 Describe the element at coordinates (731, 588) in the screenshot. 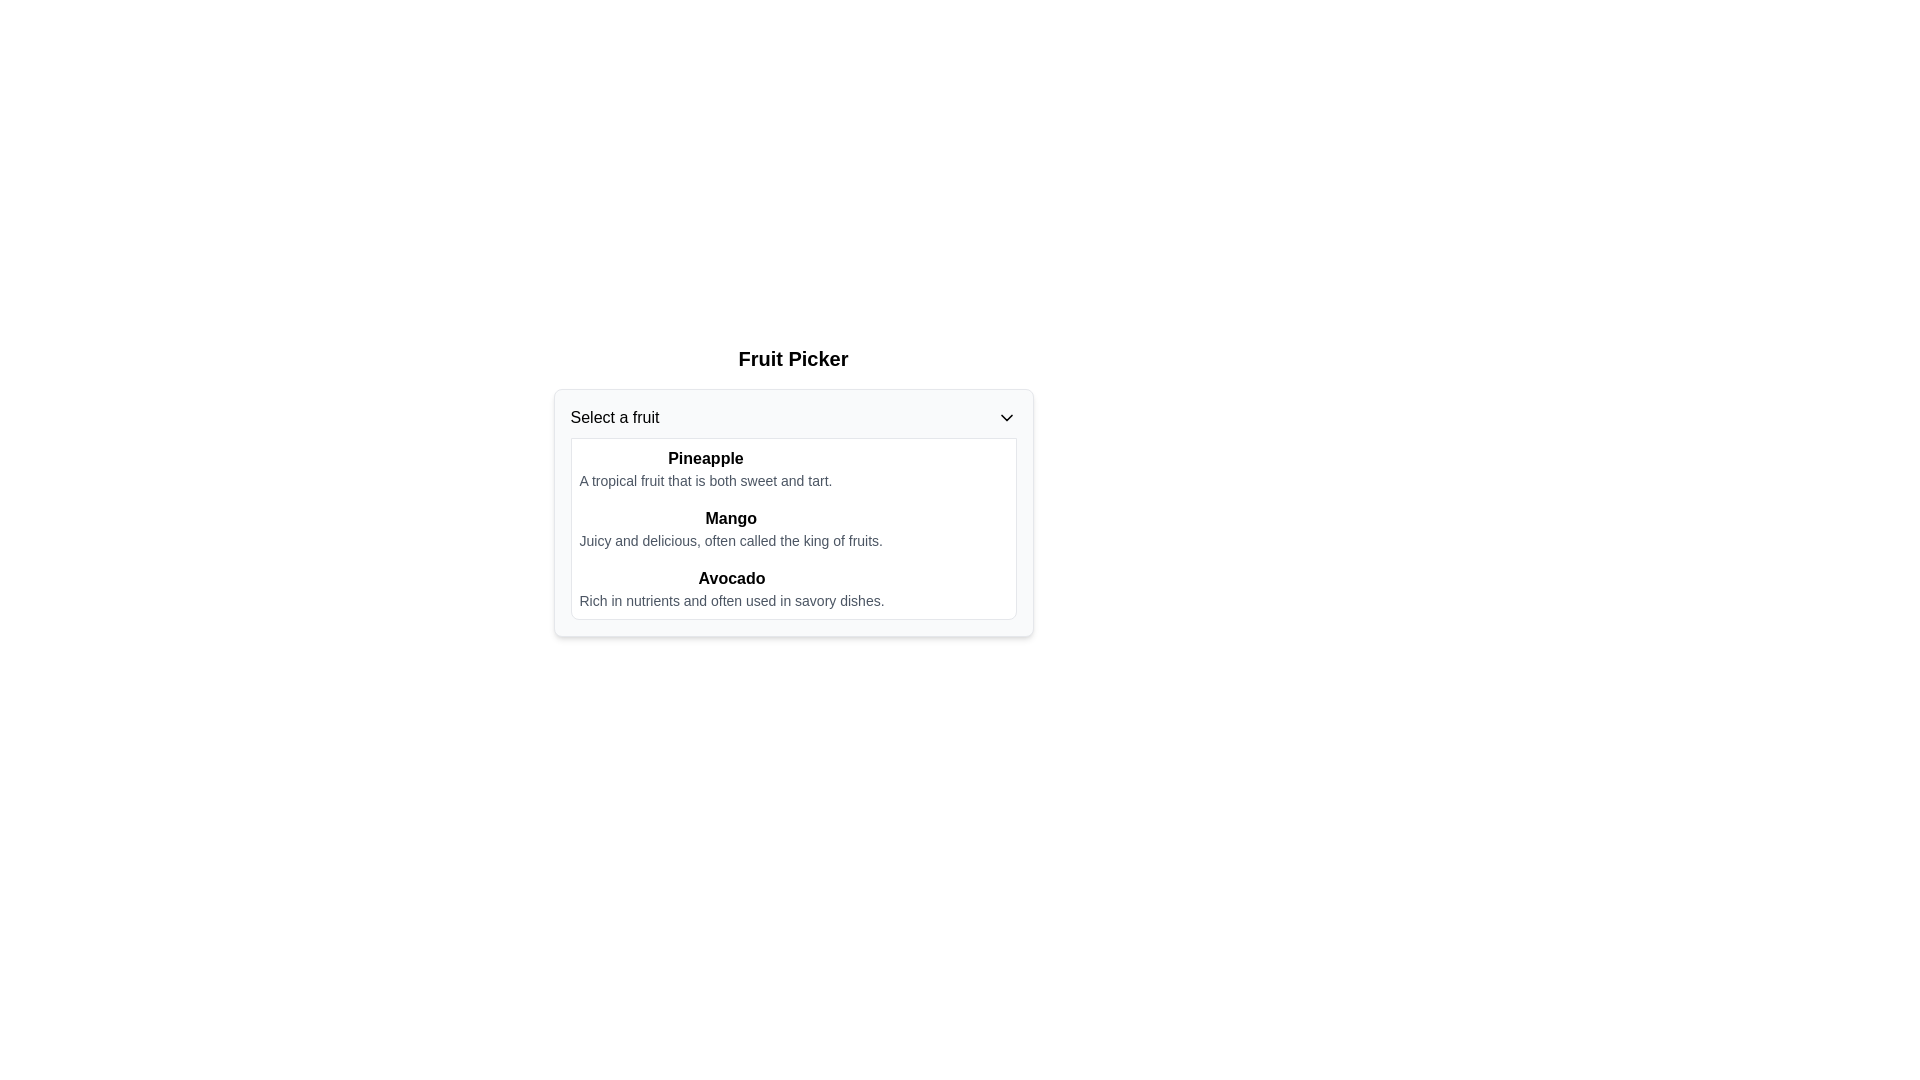

I see `the text element that reads 'Avocado', which is styled in bold and is the third item in the dropdown menu of fruit options` at that location.